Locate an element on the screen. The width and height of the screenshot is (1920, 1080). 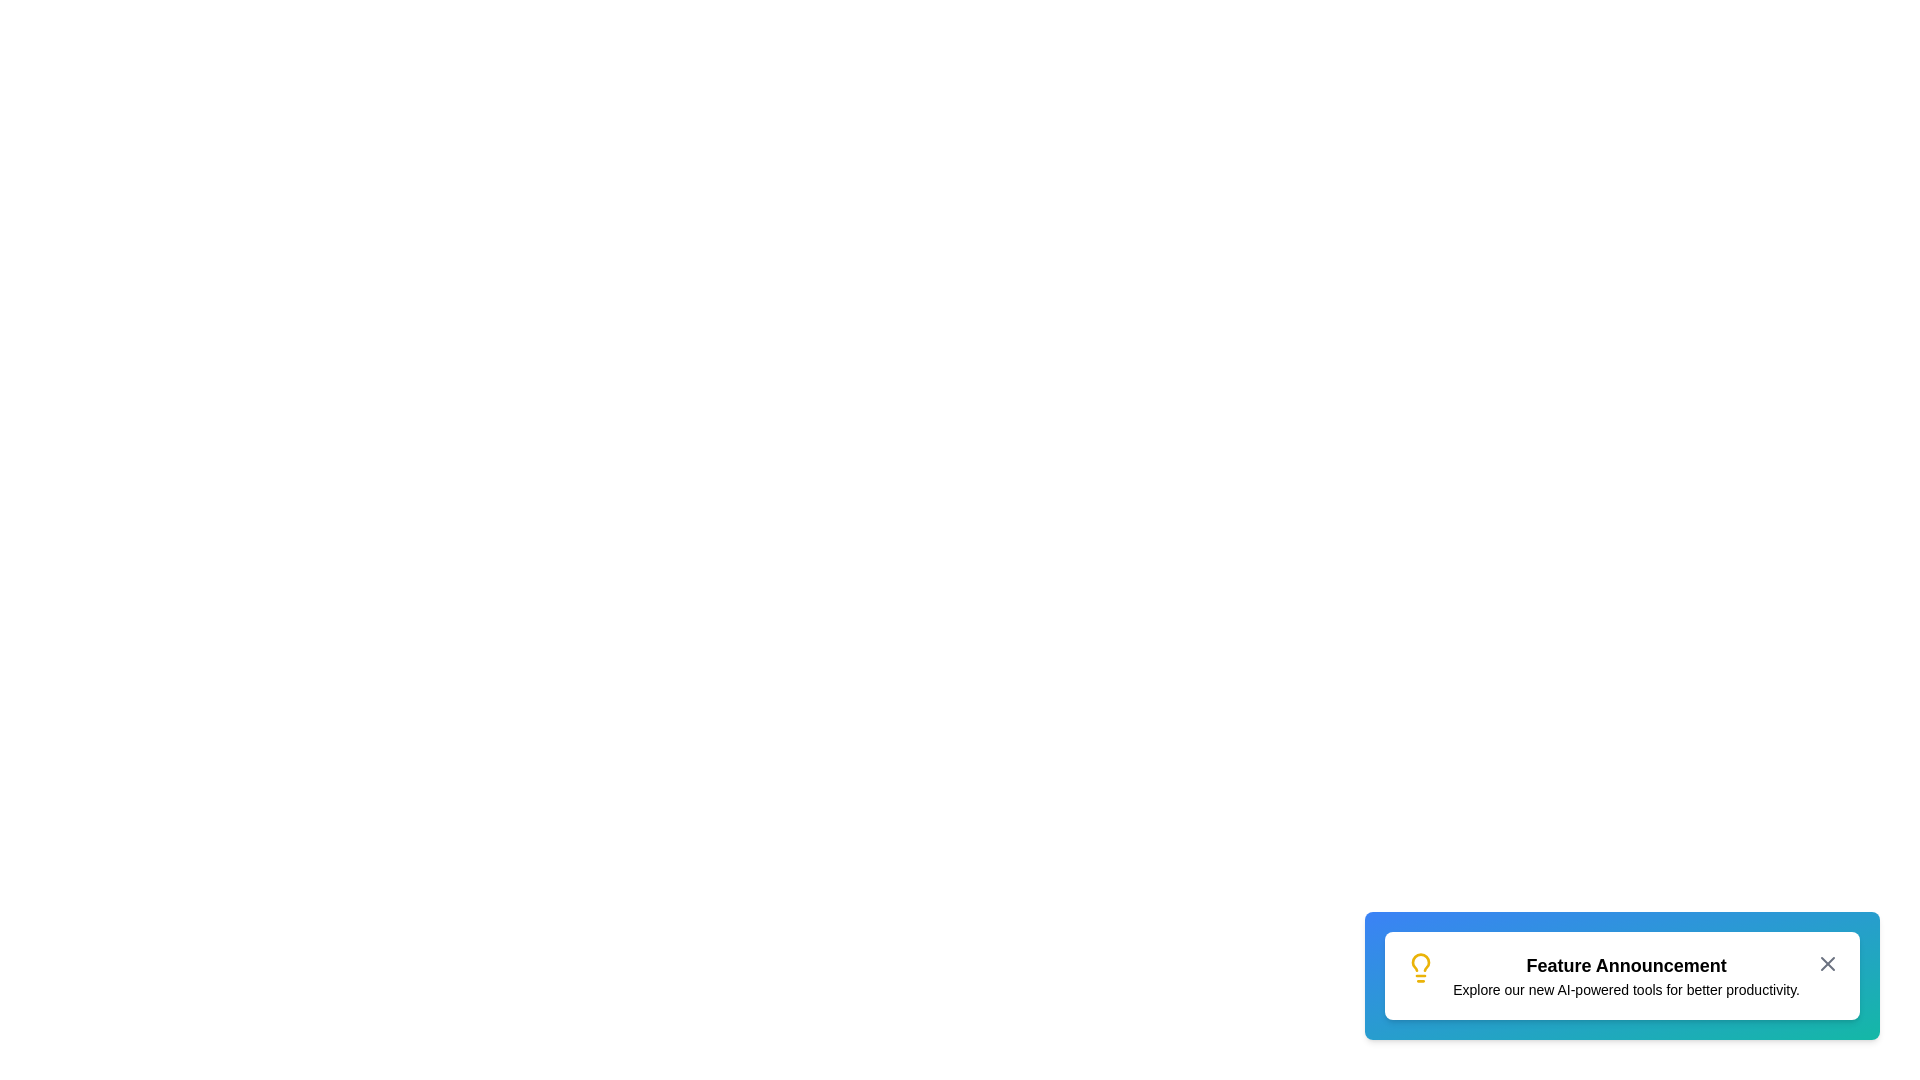
the close button to dismiss the notification is located at coordinates (1828, 963).